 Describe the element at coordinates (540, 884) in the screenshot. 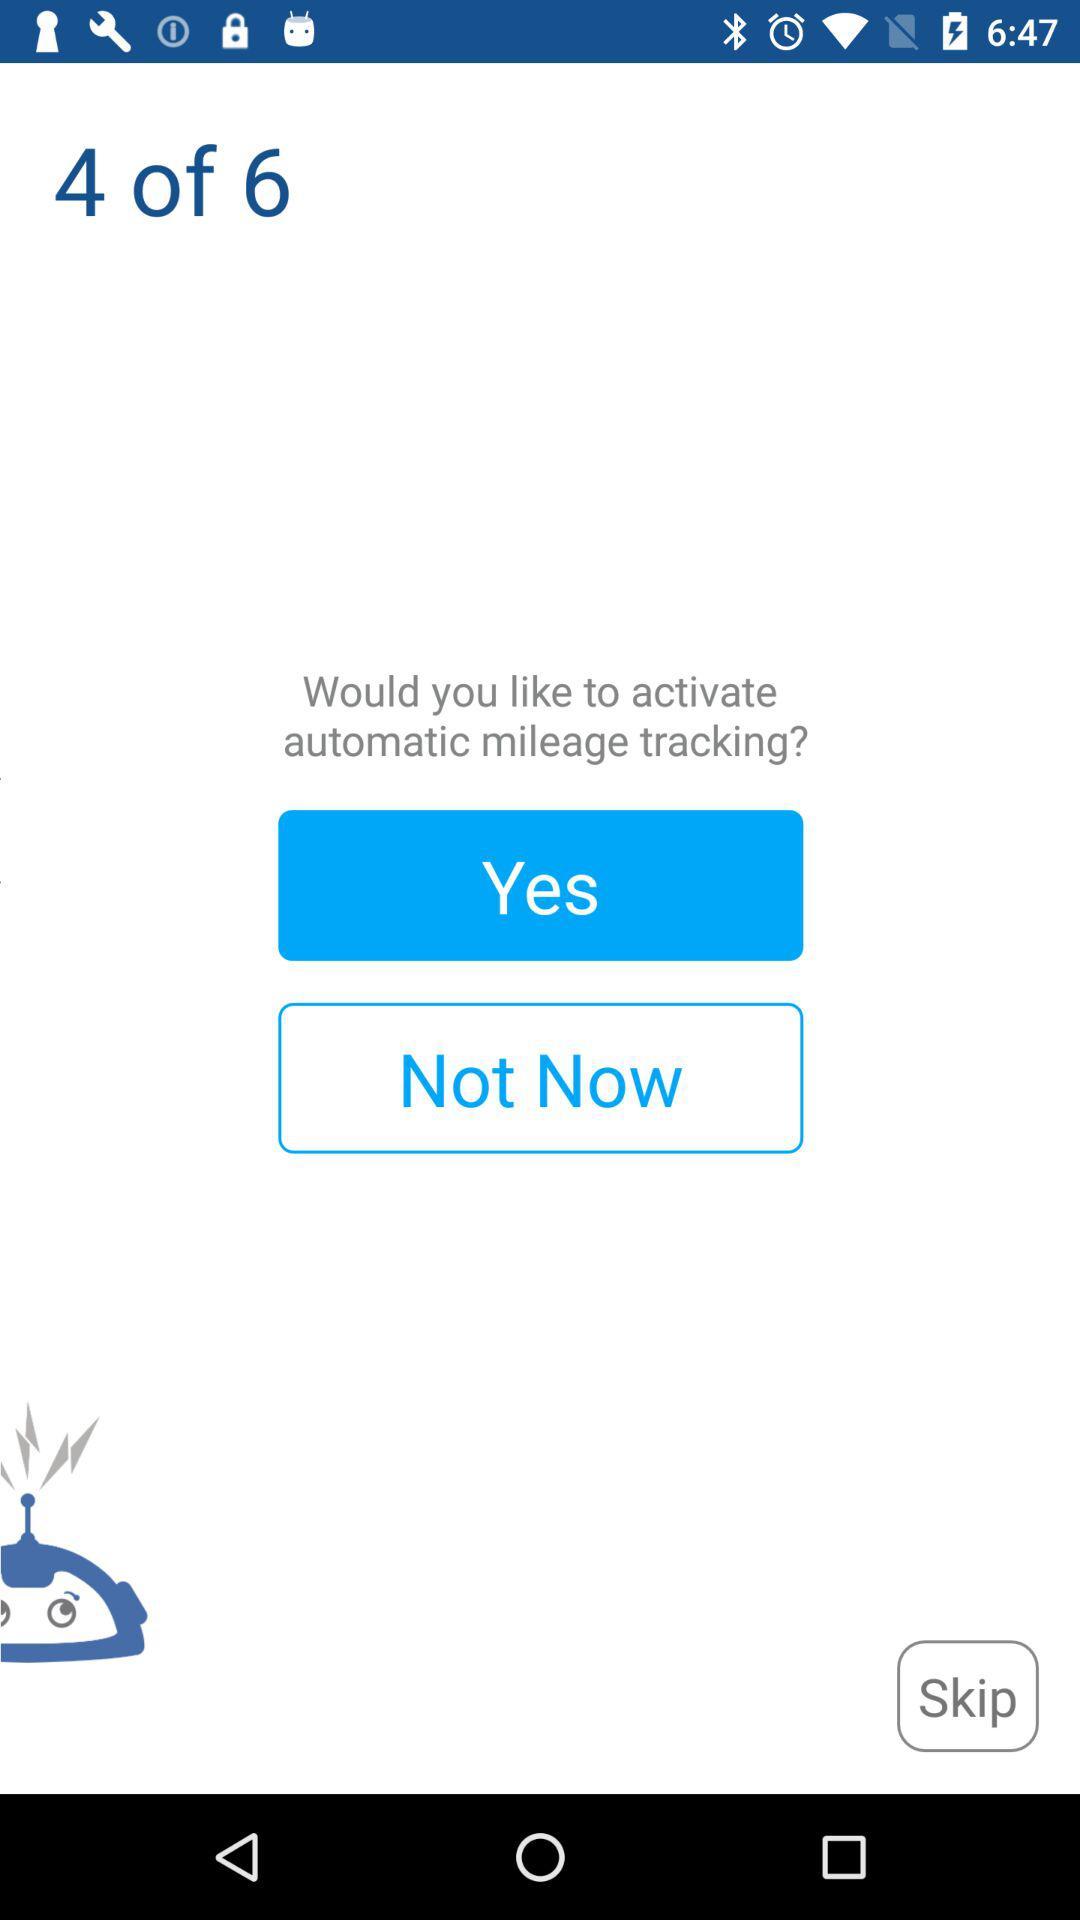

I see `yes icon` at that location.